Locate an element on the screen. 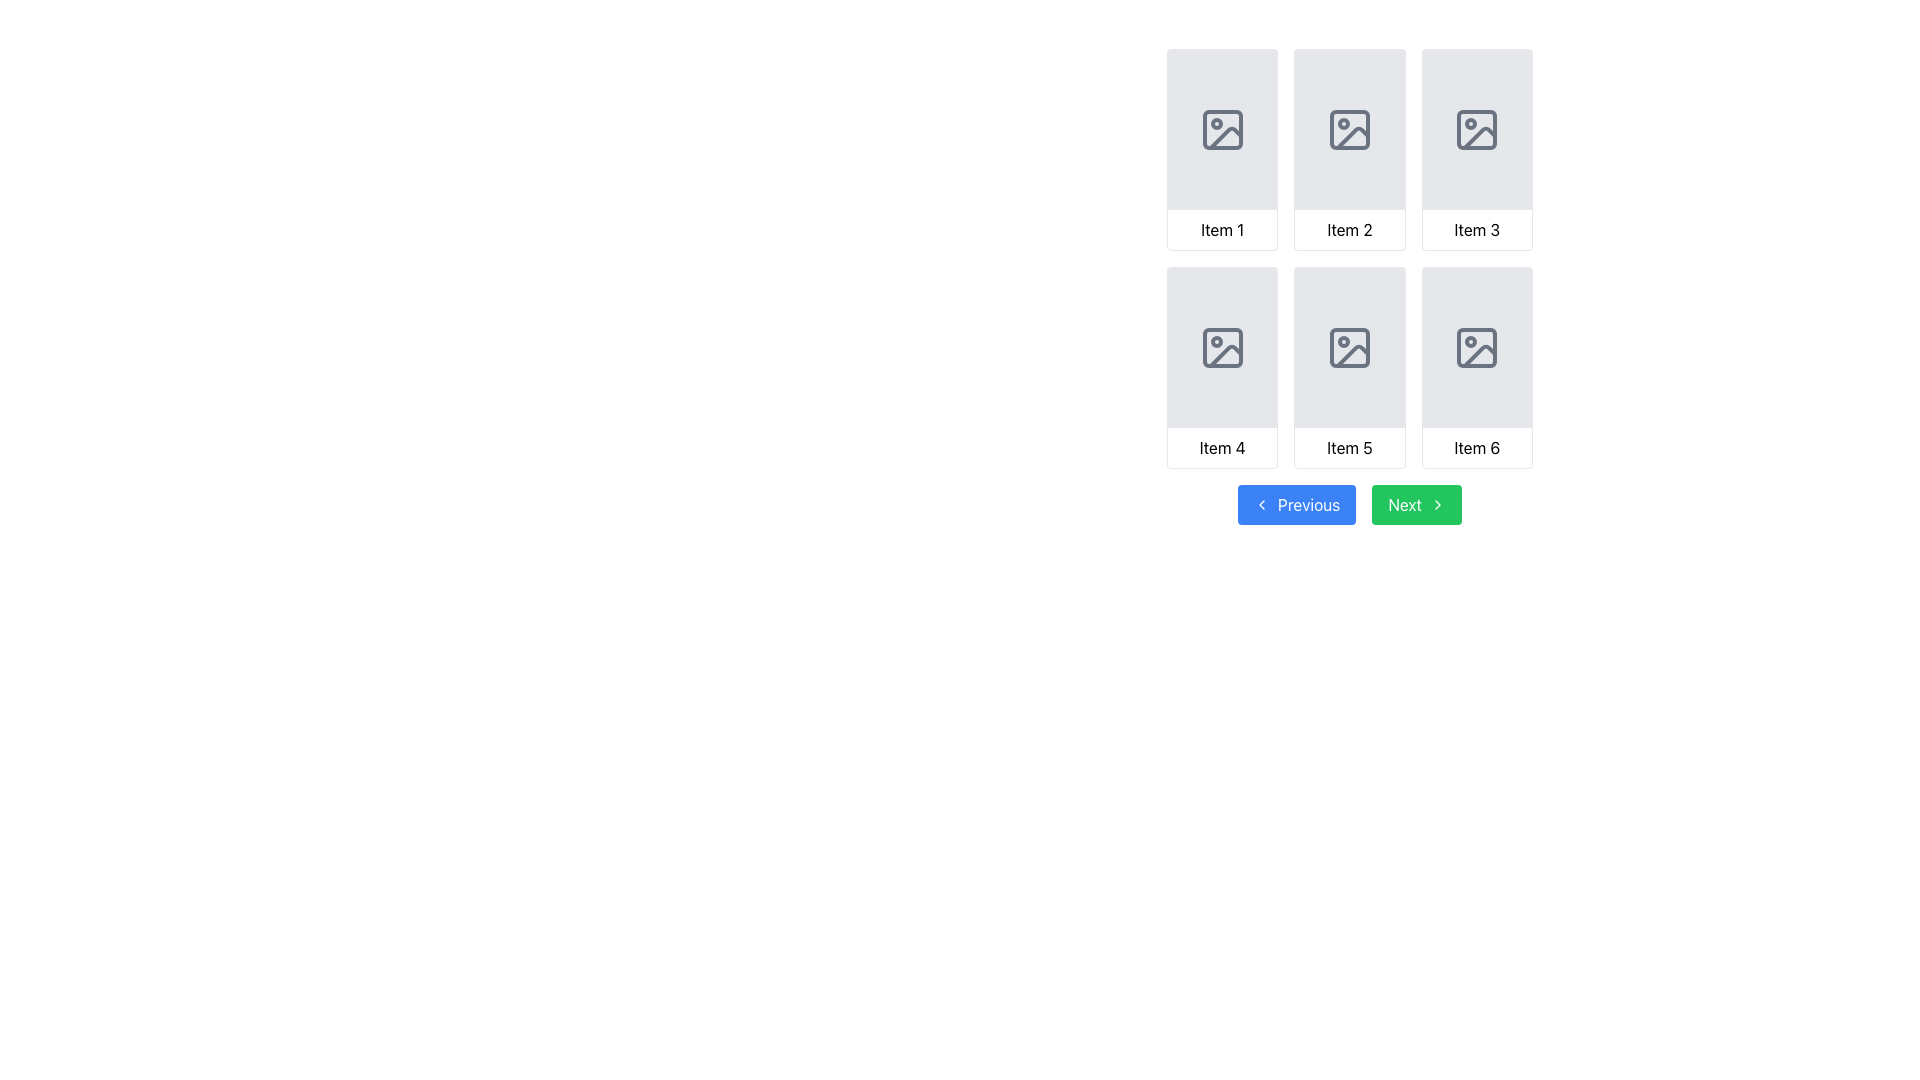 The width and height of the screenshot is (1920, 1080). the icon located in the middle column of the bottom row in a grid of six items is located at coordinates (1349, 346).